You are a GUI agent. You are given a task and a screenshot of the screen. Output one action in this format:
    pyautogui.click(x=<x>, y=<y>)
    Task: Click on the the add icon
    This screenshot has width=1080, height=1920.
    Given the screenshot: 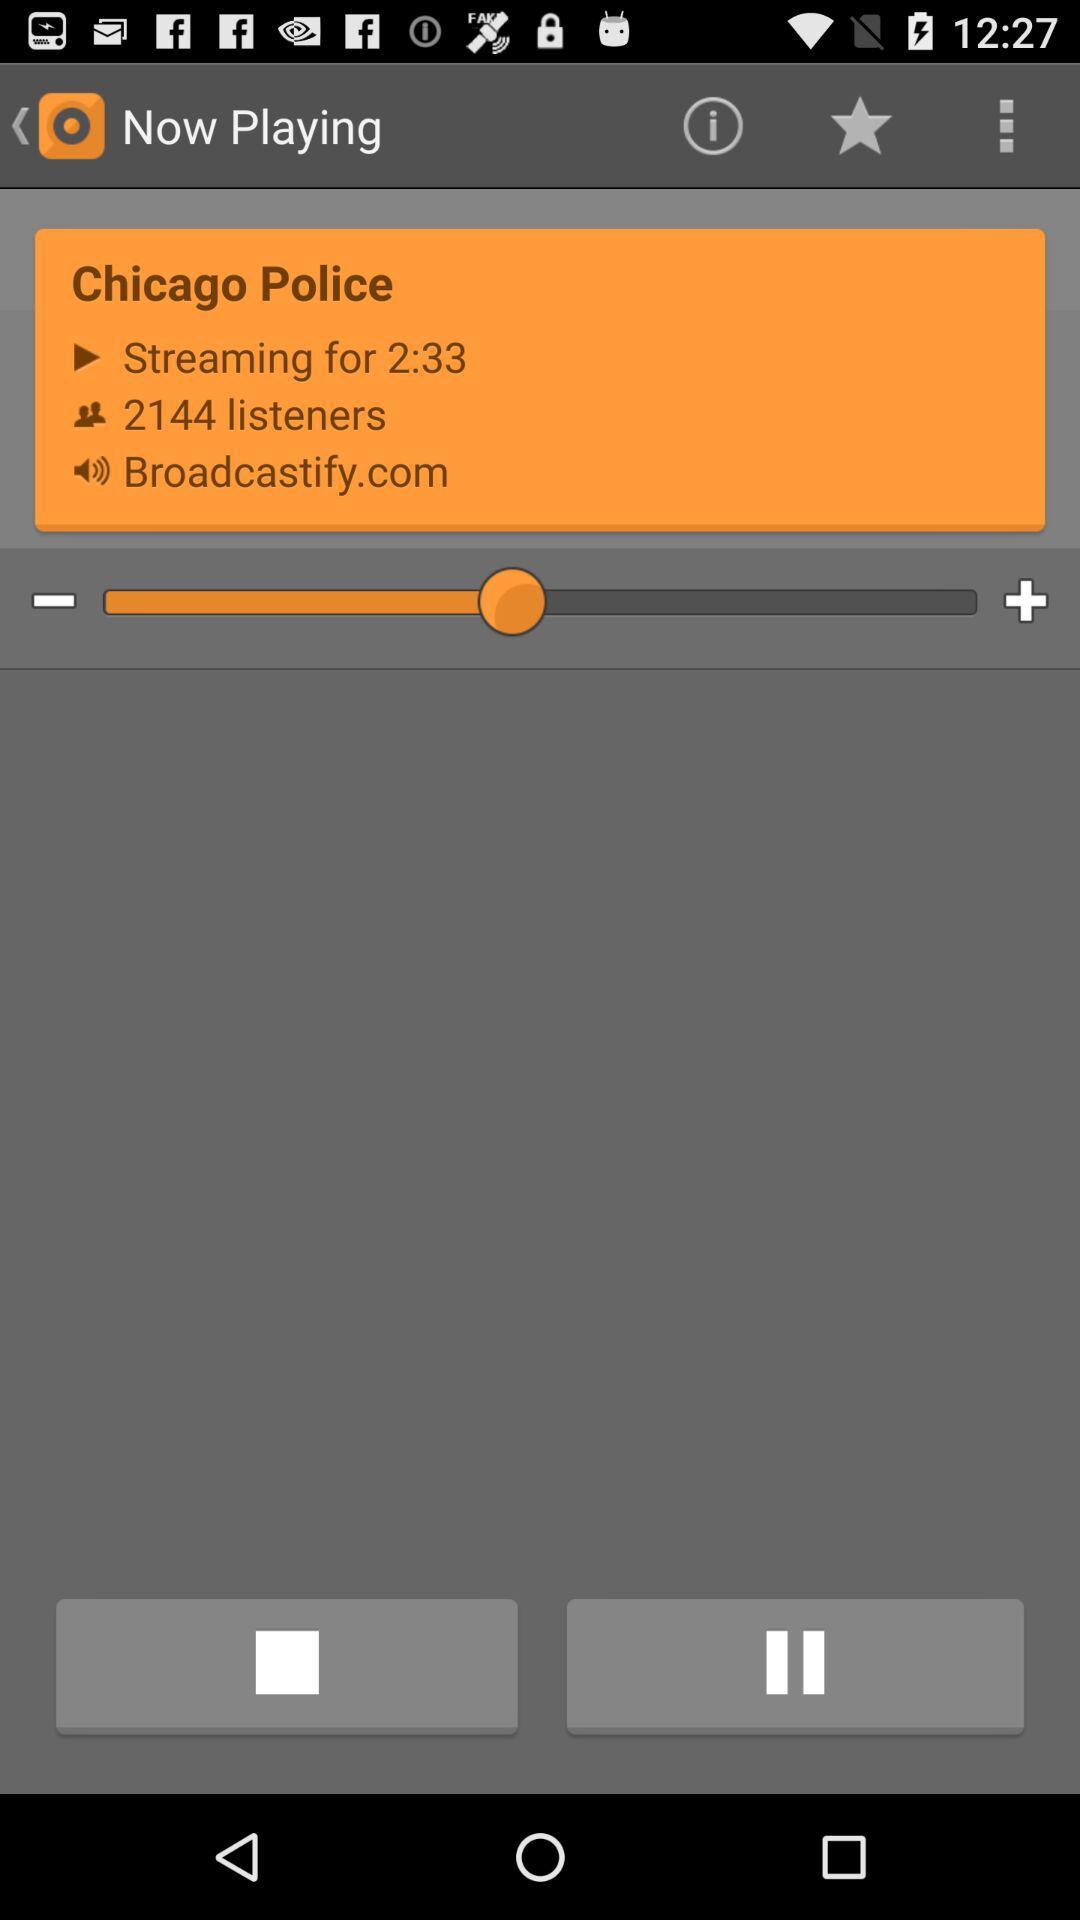 What is the action you would take?
    pyautogui.click(x=1040, y=644)
    